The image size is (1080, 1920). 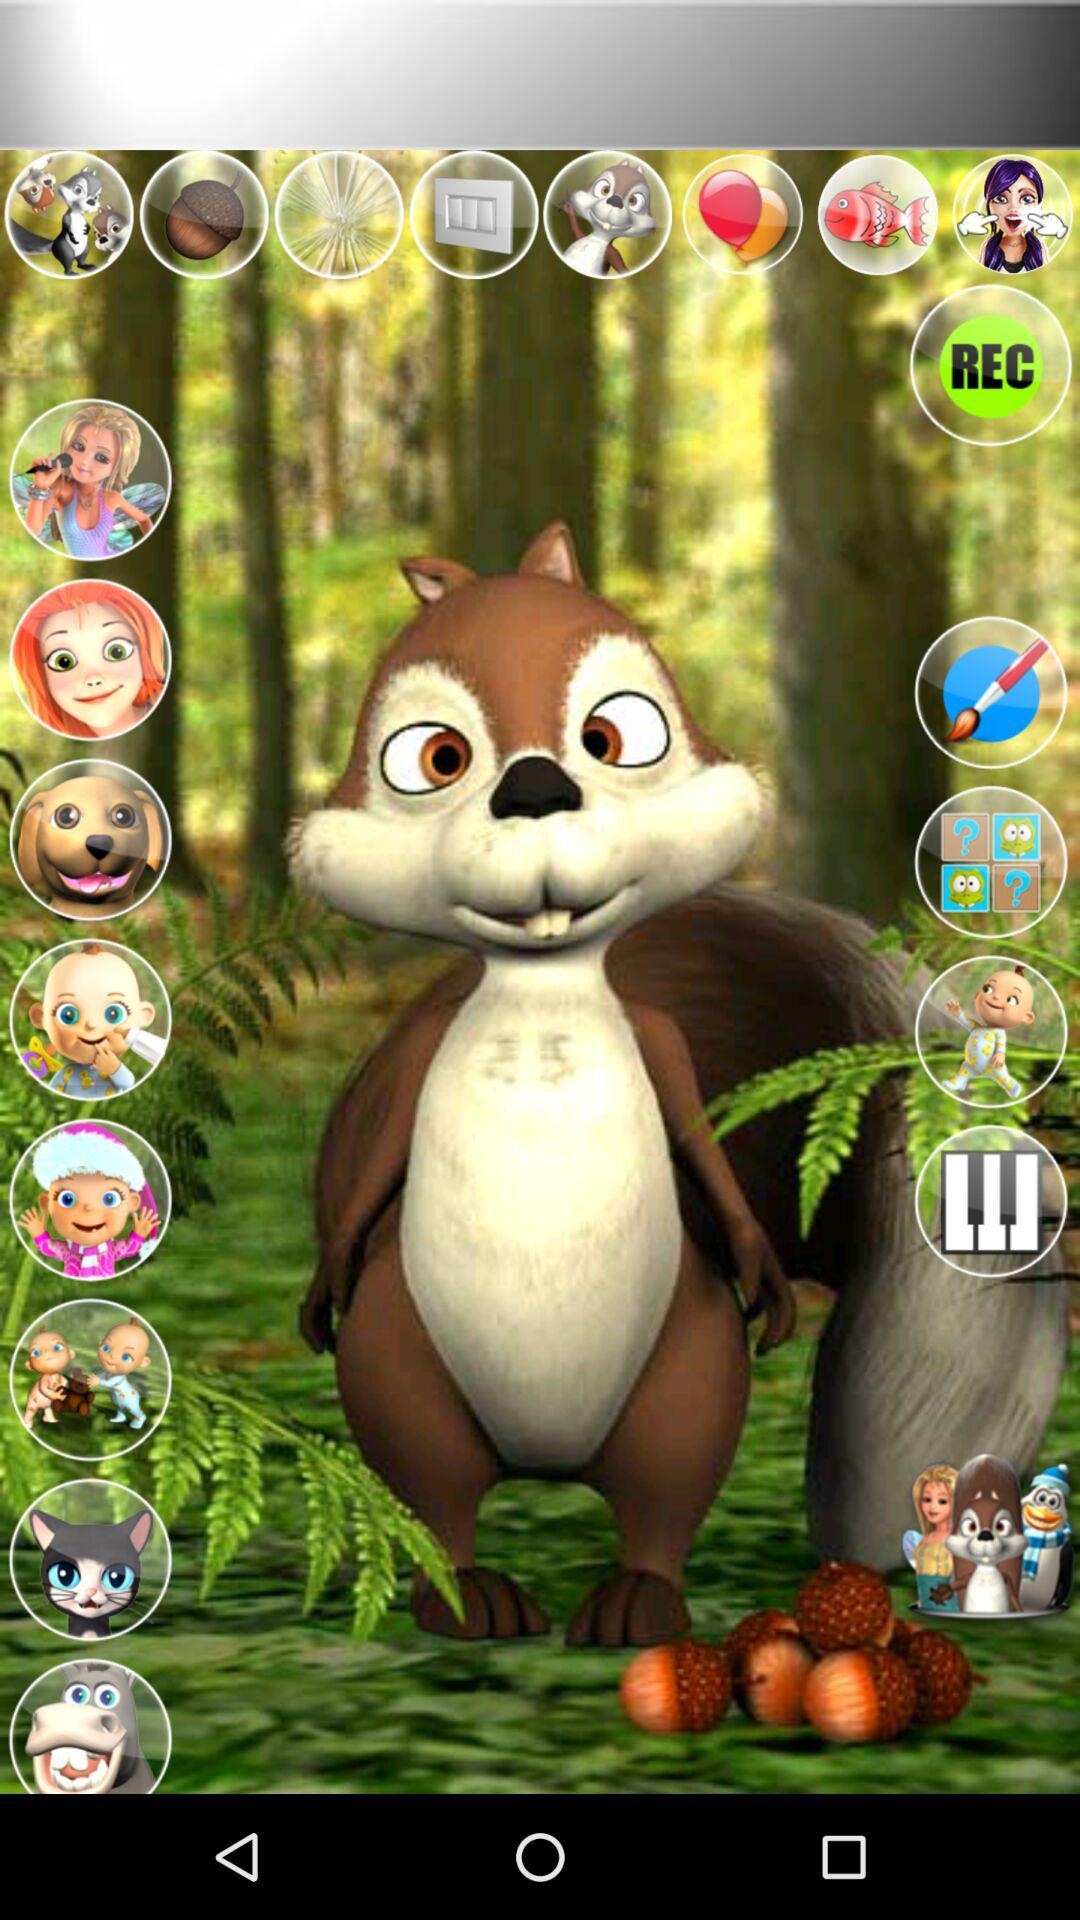 I want to click on the avatar icon, so click(x=990, y=1103).